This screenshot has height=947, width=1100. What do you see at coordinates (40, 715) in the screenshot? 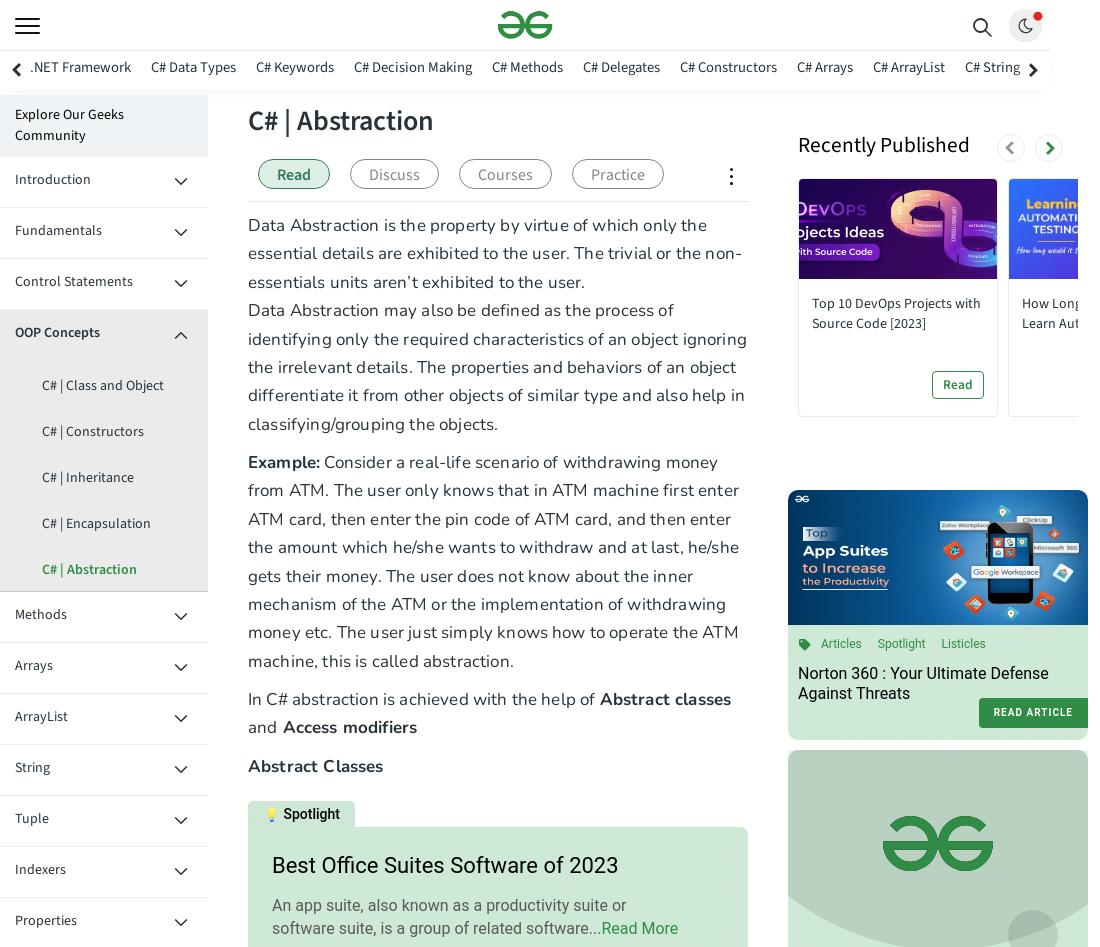
I see `'ArrayList'` at bounding box center [40, 715].